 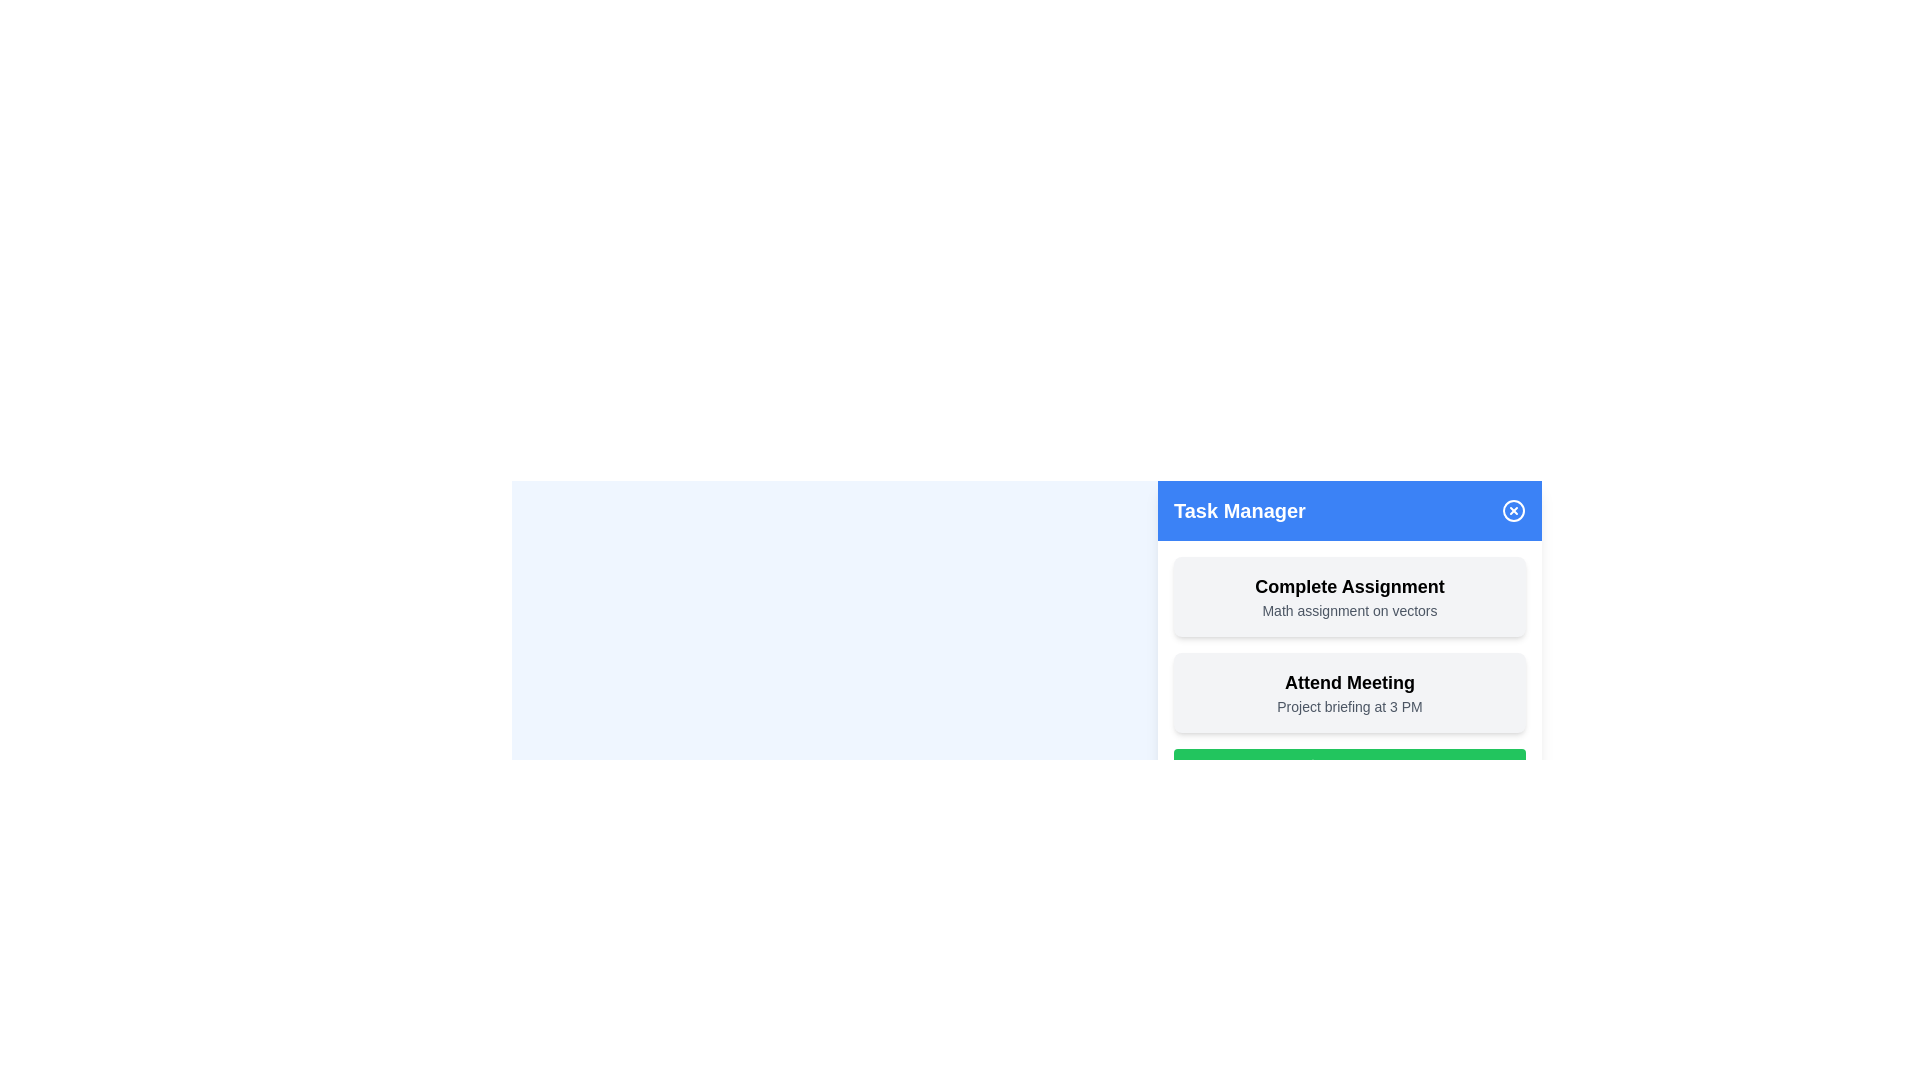 I want to click on the 'Complete Assignment' text label, which is a bold and large font heading within a task card, so click(x=1349, y=585).